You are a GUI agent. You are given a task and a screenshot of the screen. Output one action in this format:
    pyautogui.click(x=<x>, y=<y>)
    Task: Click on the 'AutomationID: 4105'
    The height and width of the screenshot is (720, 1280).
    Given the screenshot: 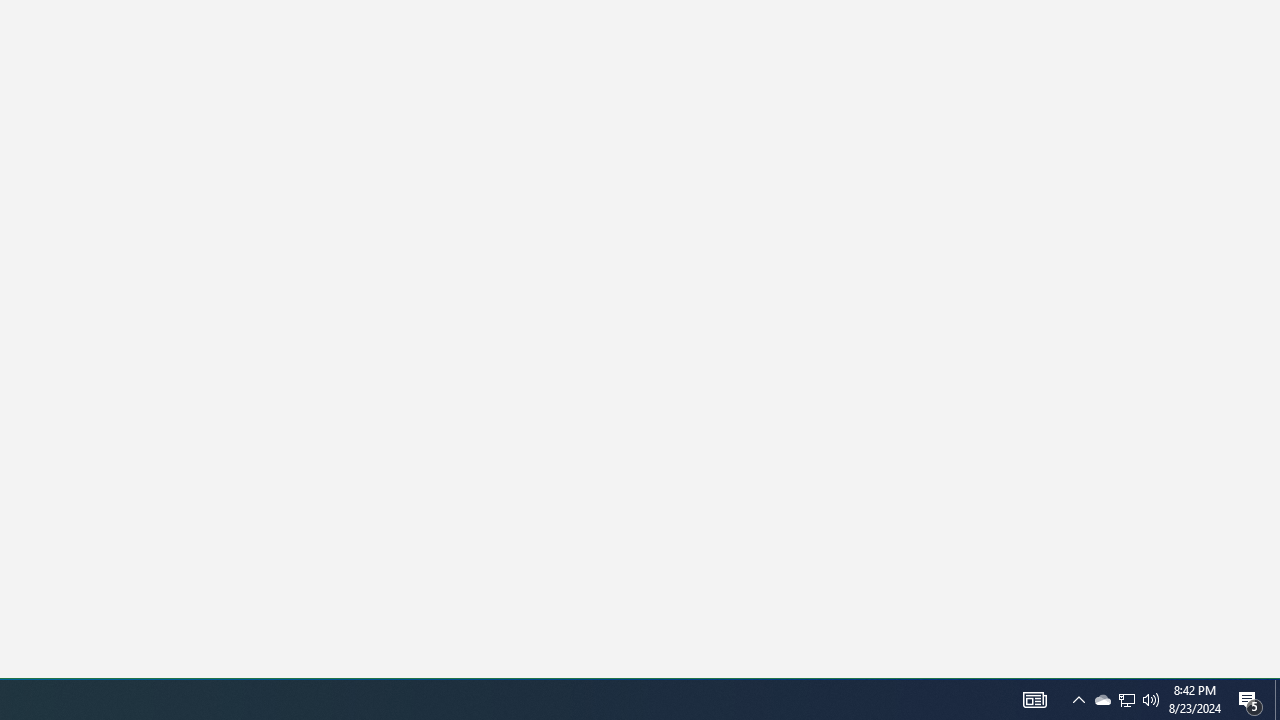 What is the action you would take?
    pyautogui.click(x=1034, y=698)
    